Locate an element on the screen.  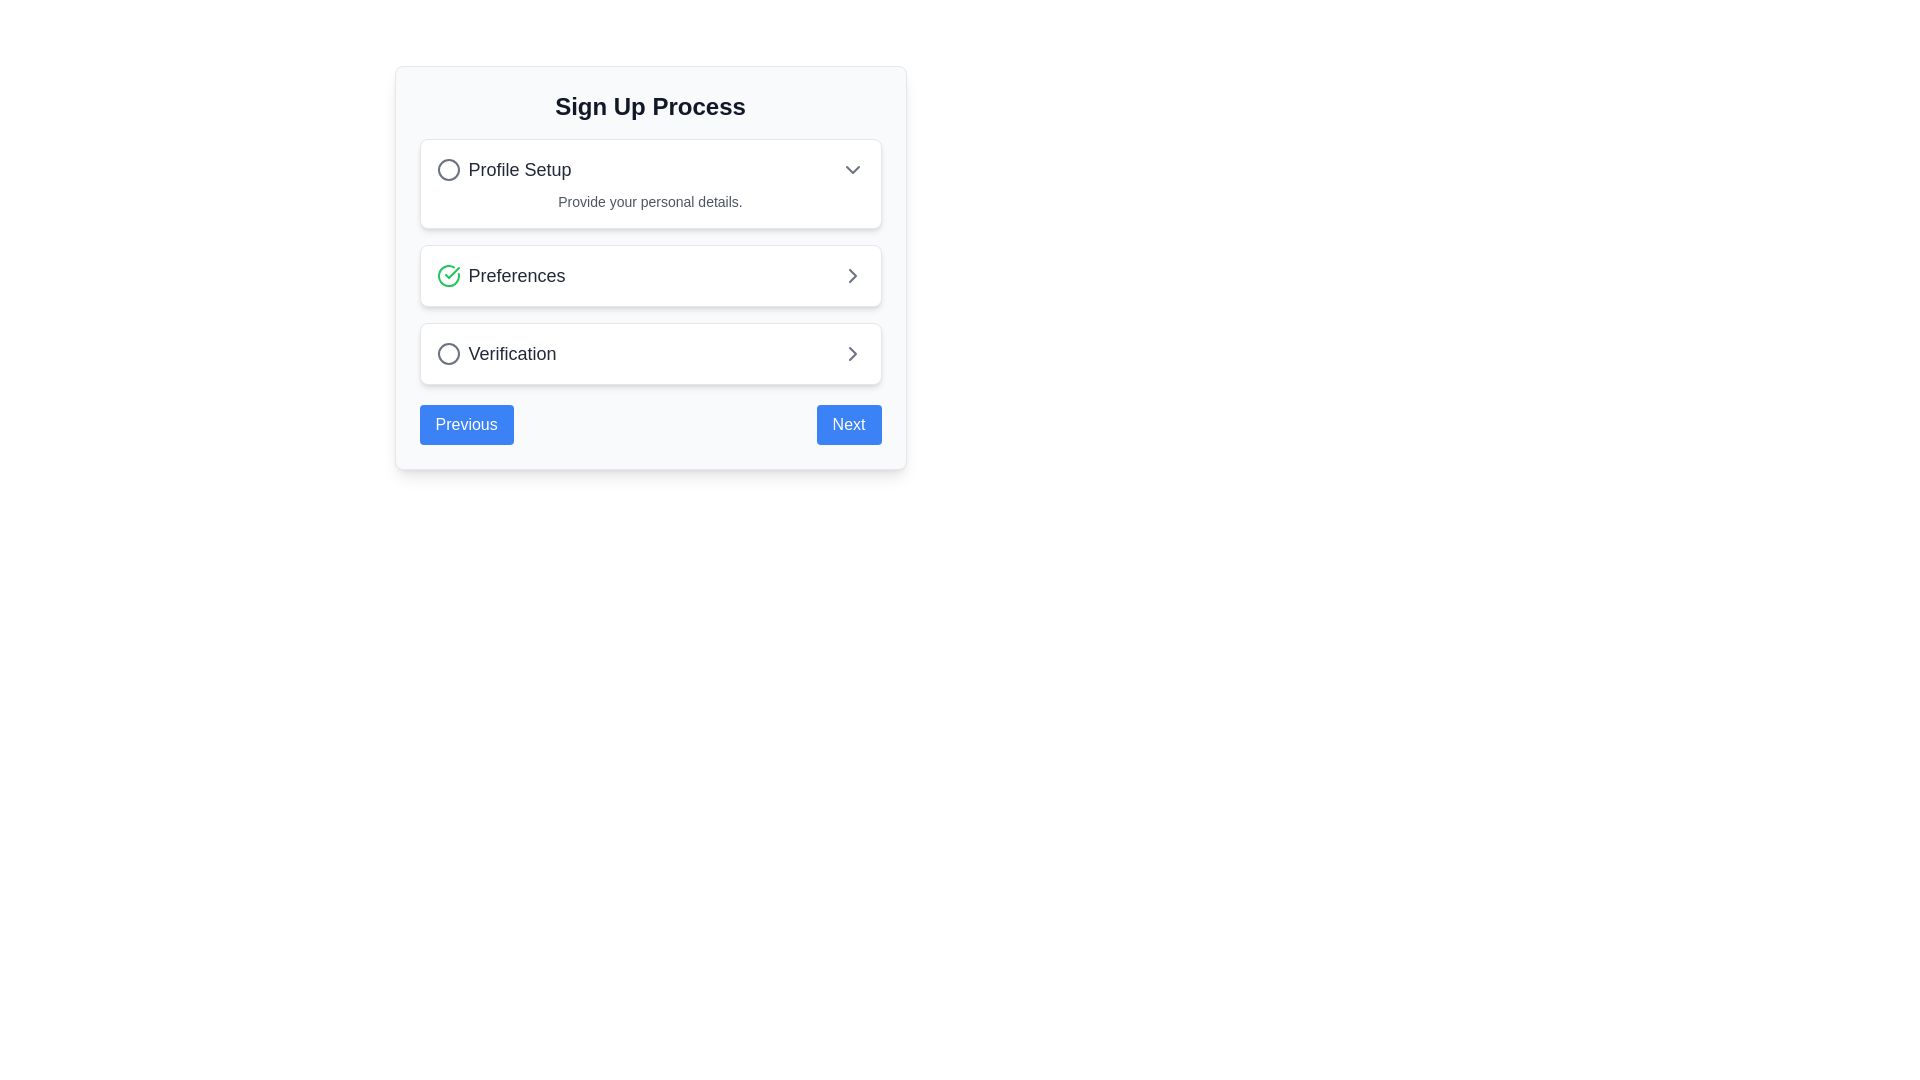
the right-facing chevron icon in the 'Sign Up Process' panel, which is aligned horizontally with the 'Verification' text is located at coordinates (852, 276).